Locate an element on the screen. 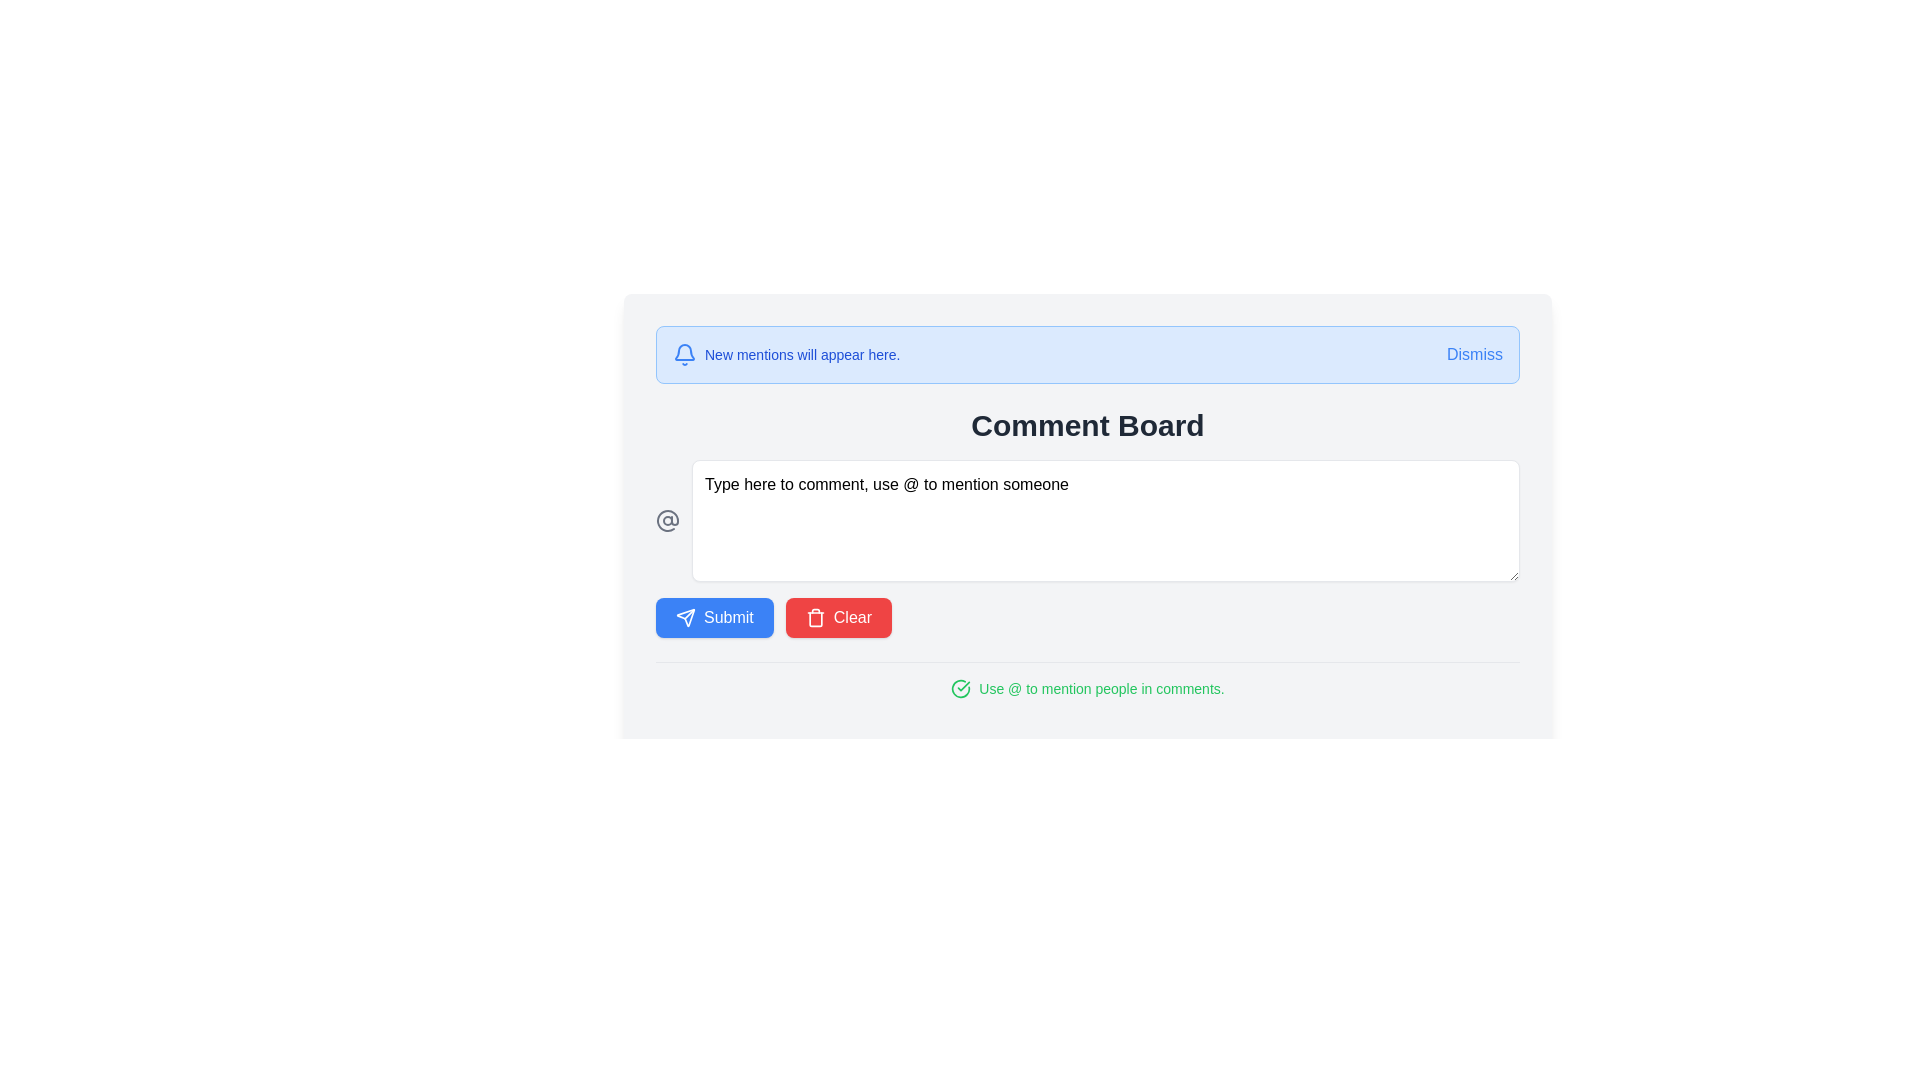  the blue 'Submit' button with white text and a paper plane icon is located at coordinates (714, 616).